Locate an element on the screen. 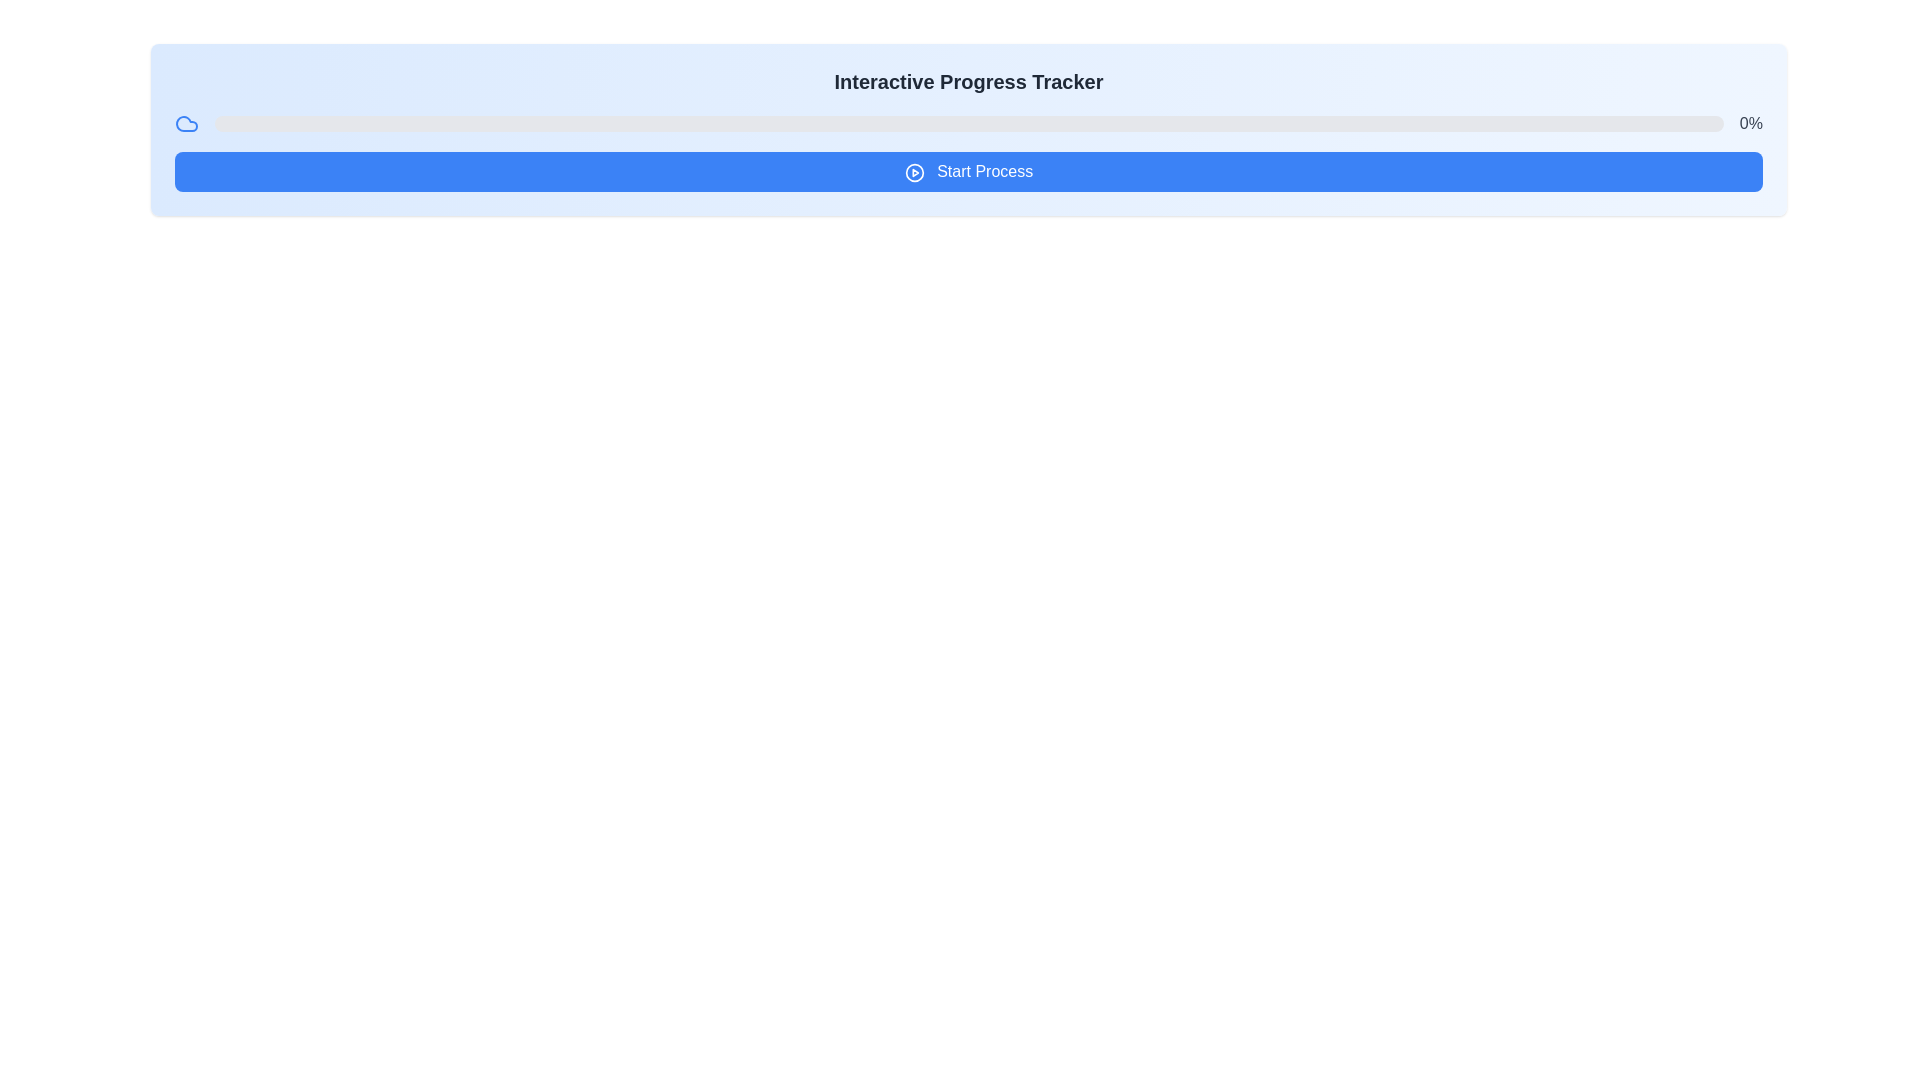 Image resolution: width=1920 pixels, height=1080 pixels. the progress bar, which is horizontally centered below the title 'Interactive Progress Tracker' and above the 'Start Process' button, indicating a progress level of 0% is located at coordinates (969, 123).